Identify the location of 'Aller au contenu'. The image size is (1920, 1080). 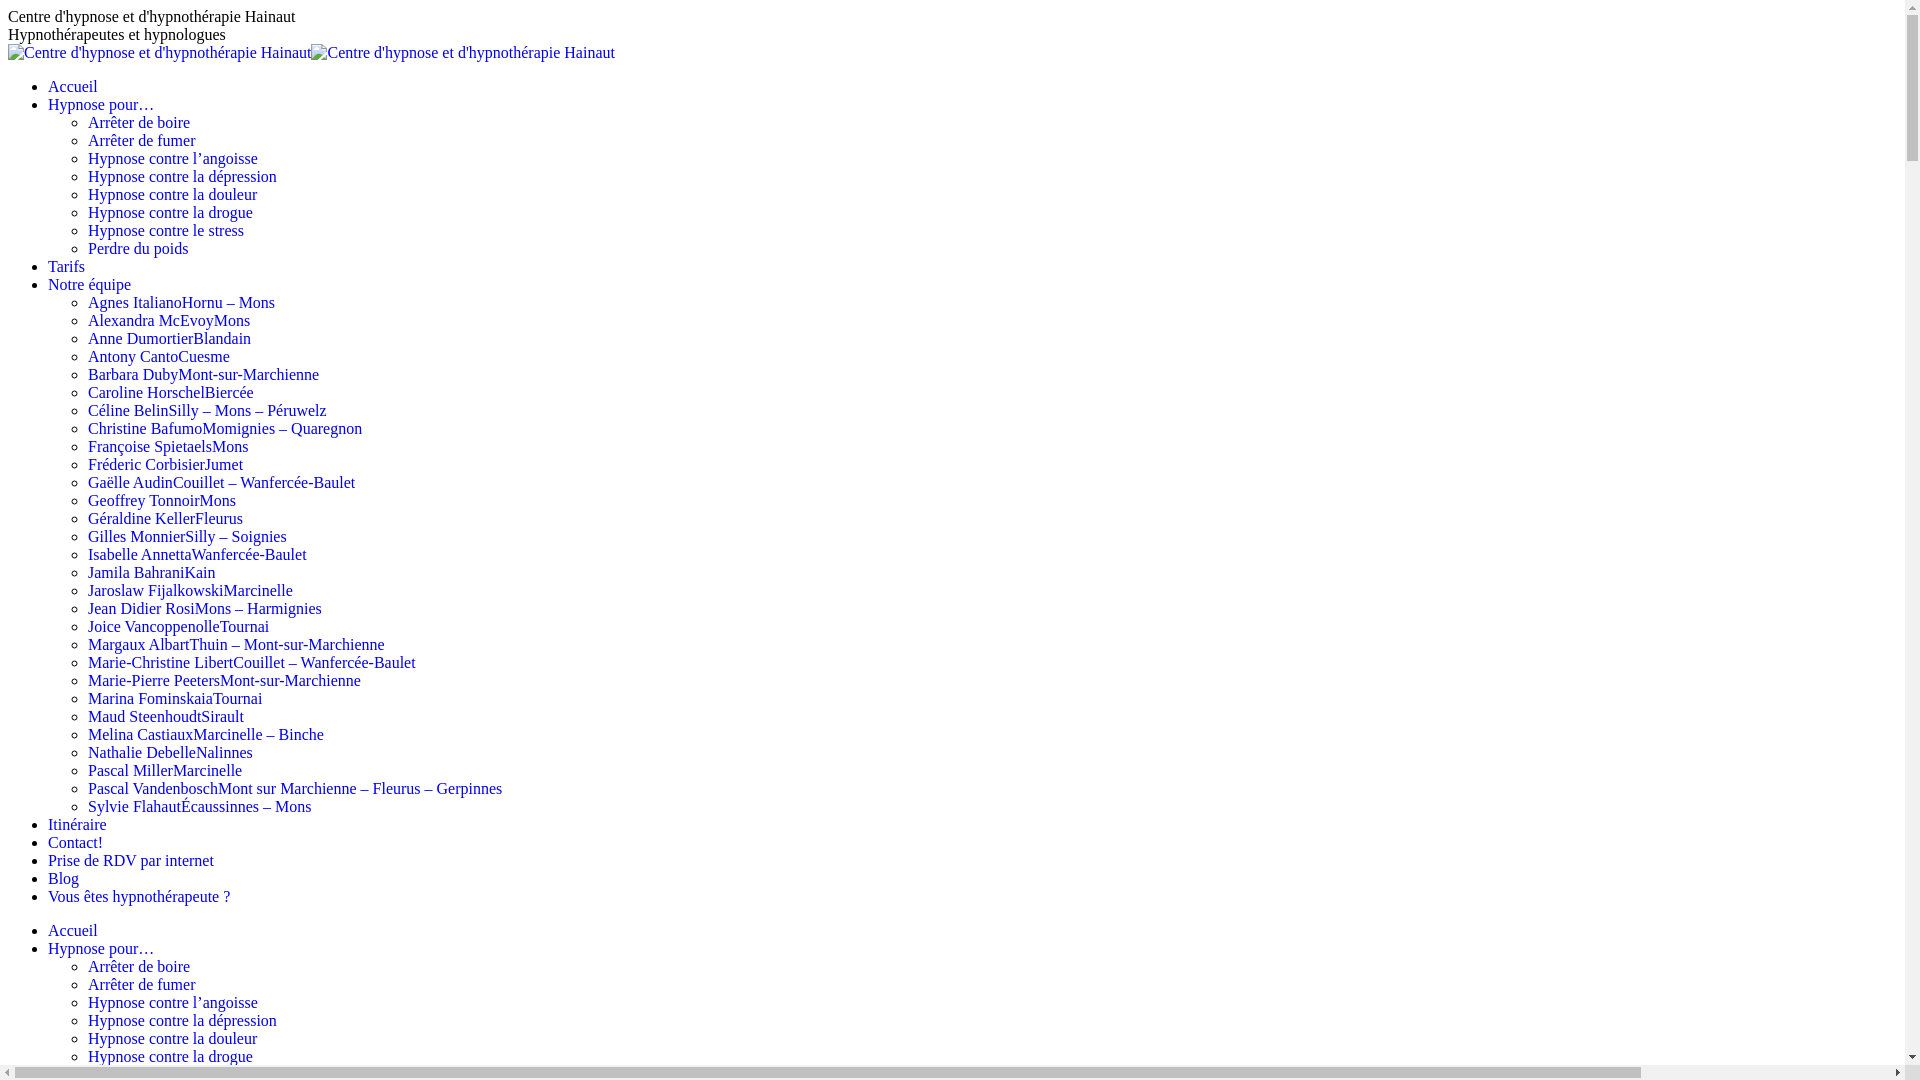
(7, 7).